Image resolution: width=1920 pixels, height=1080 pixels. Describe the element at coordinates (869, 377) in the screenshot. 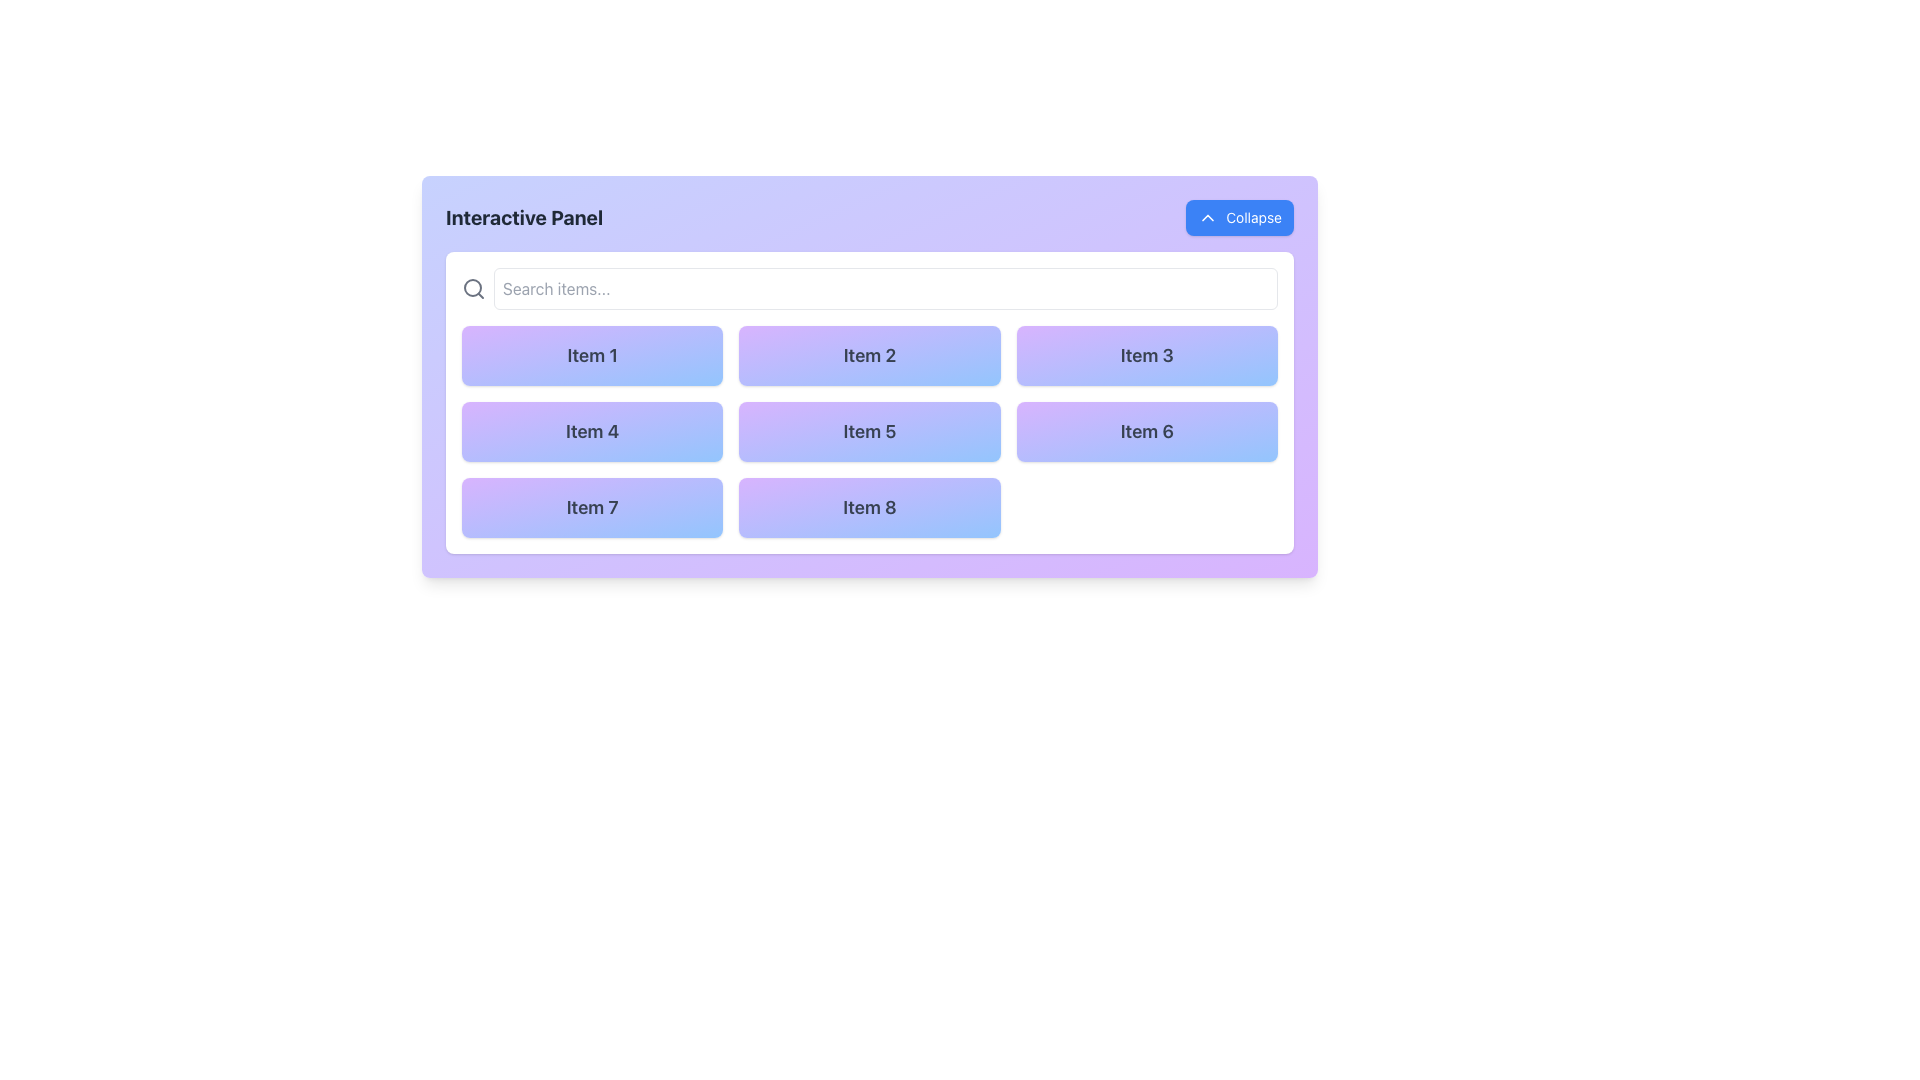

I see `the UI Card that displays an item in the second column of the first row in the grid, located below the 'Search items...' input field and the 'Interactive Panel' header` at that location.